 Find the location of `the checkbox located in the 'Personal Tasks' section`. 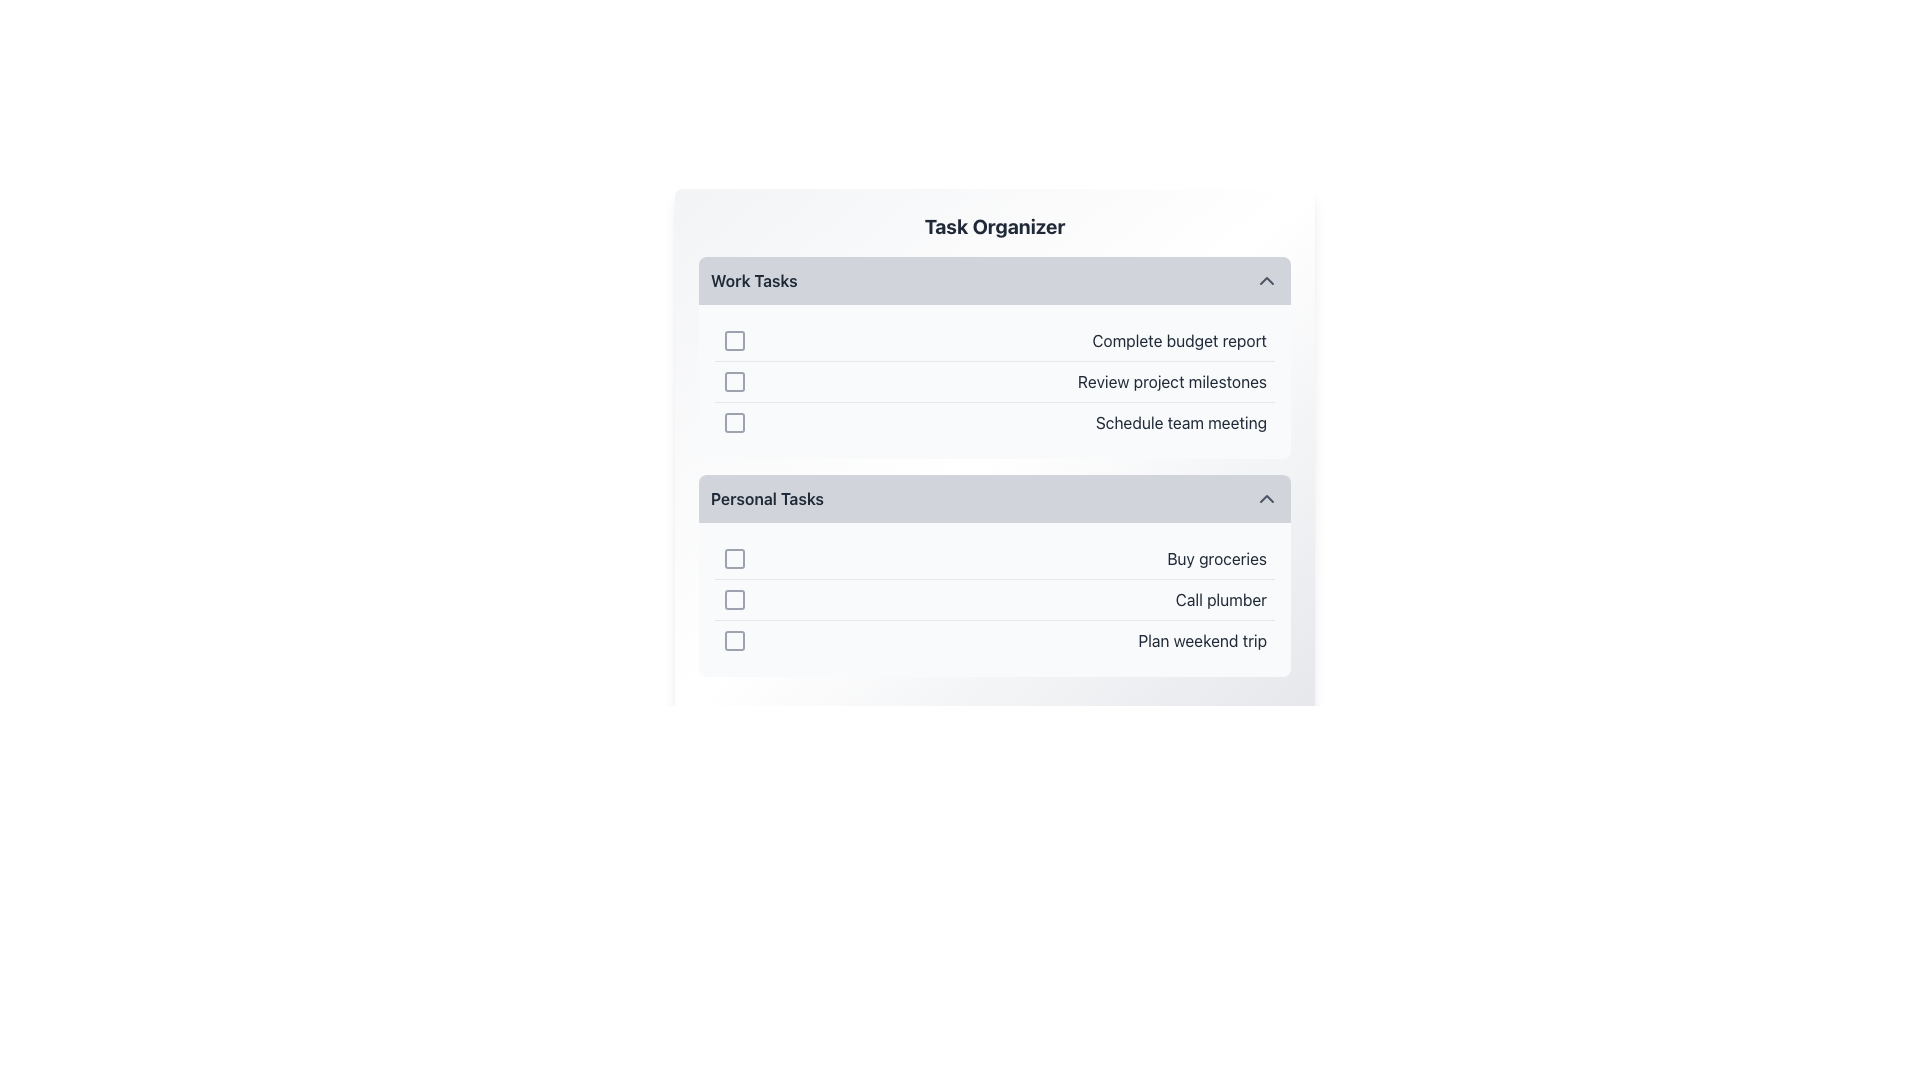

the checkbox located in the 'Personal Tasks' section is located at coordinates (733, 559).